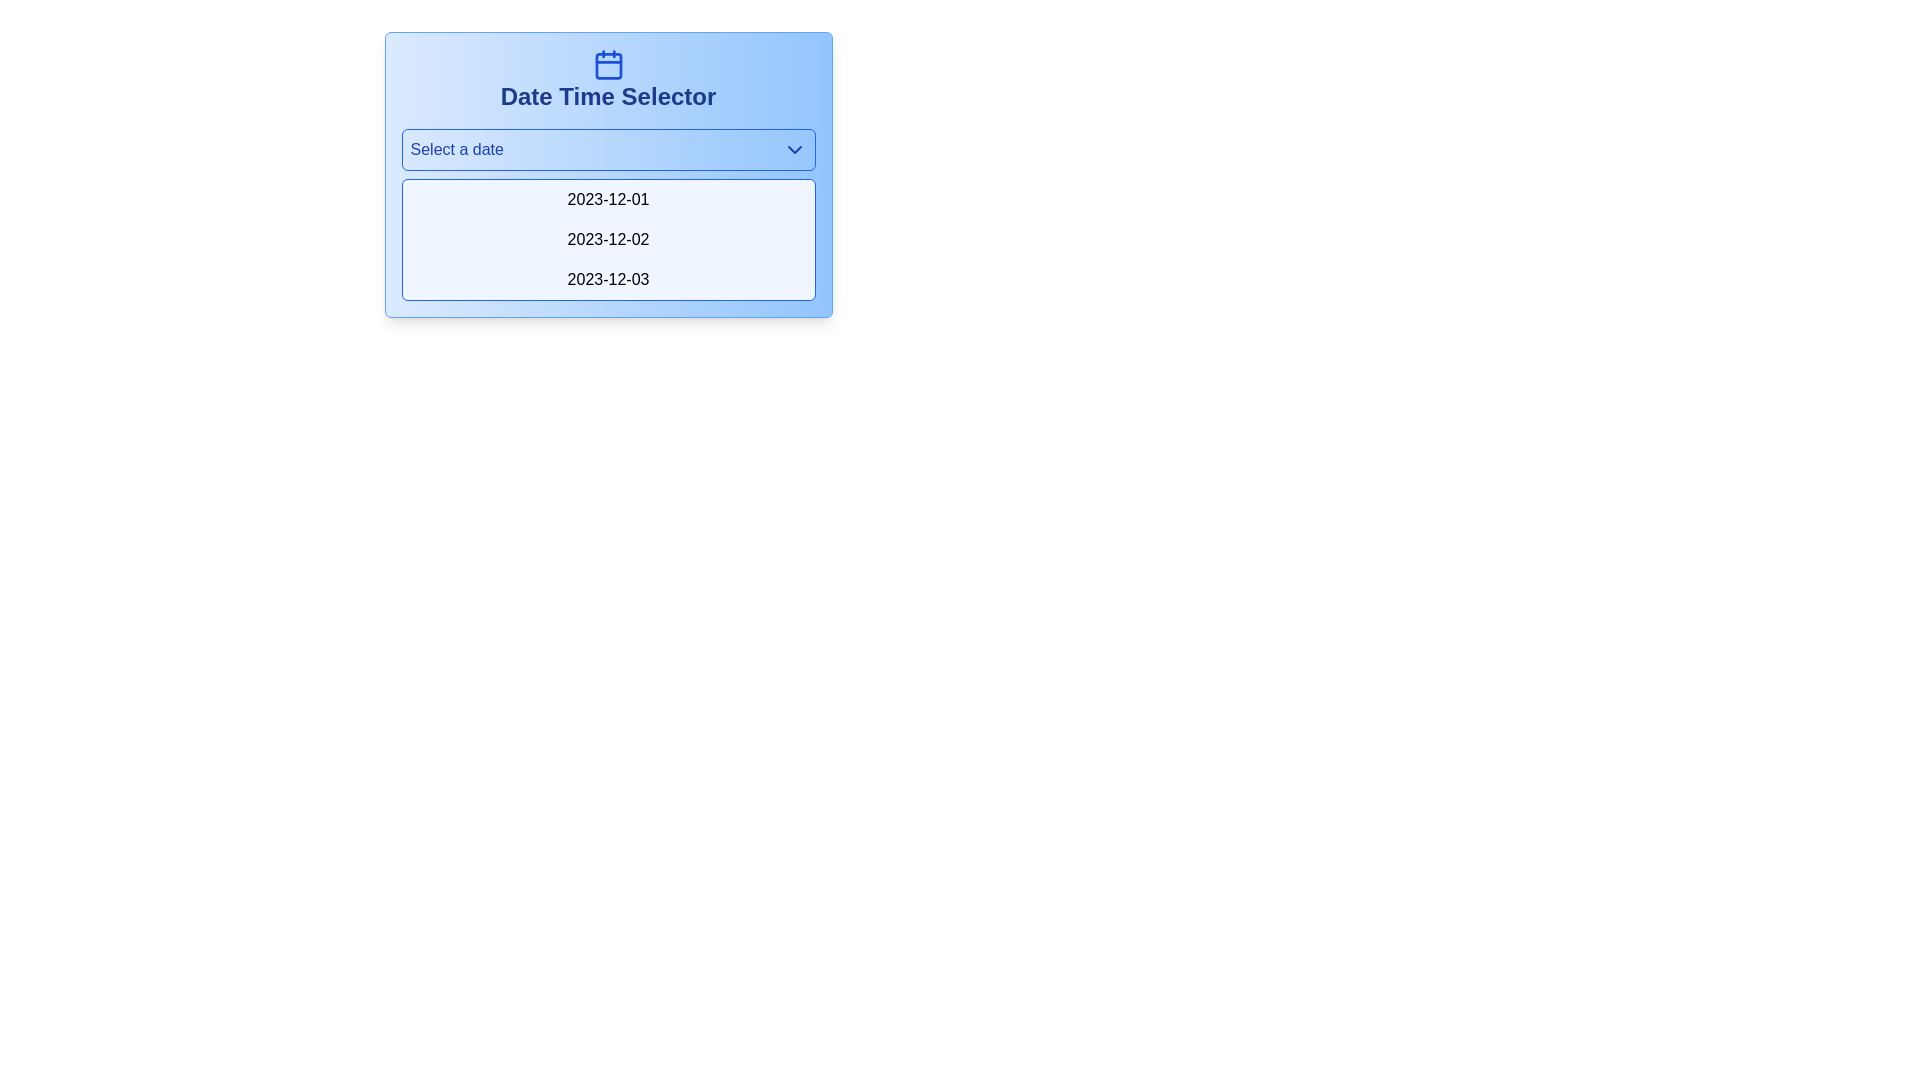  What do you see at coordinates (607, 200) in the screenshot?
I see `the first item in the dropdown menu displaying the date '2023-12-01'` at bounding box center [607, 200].